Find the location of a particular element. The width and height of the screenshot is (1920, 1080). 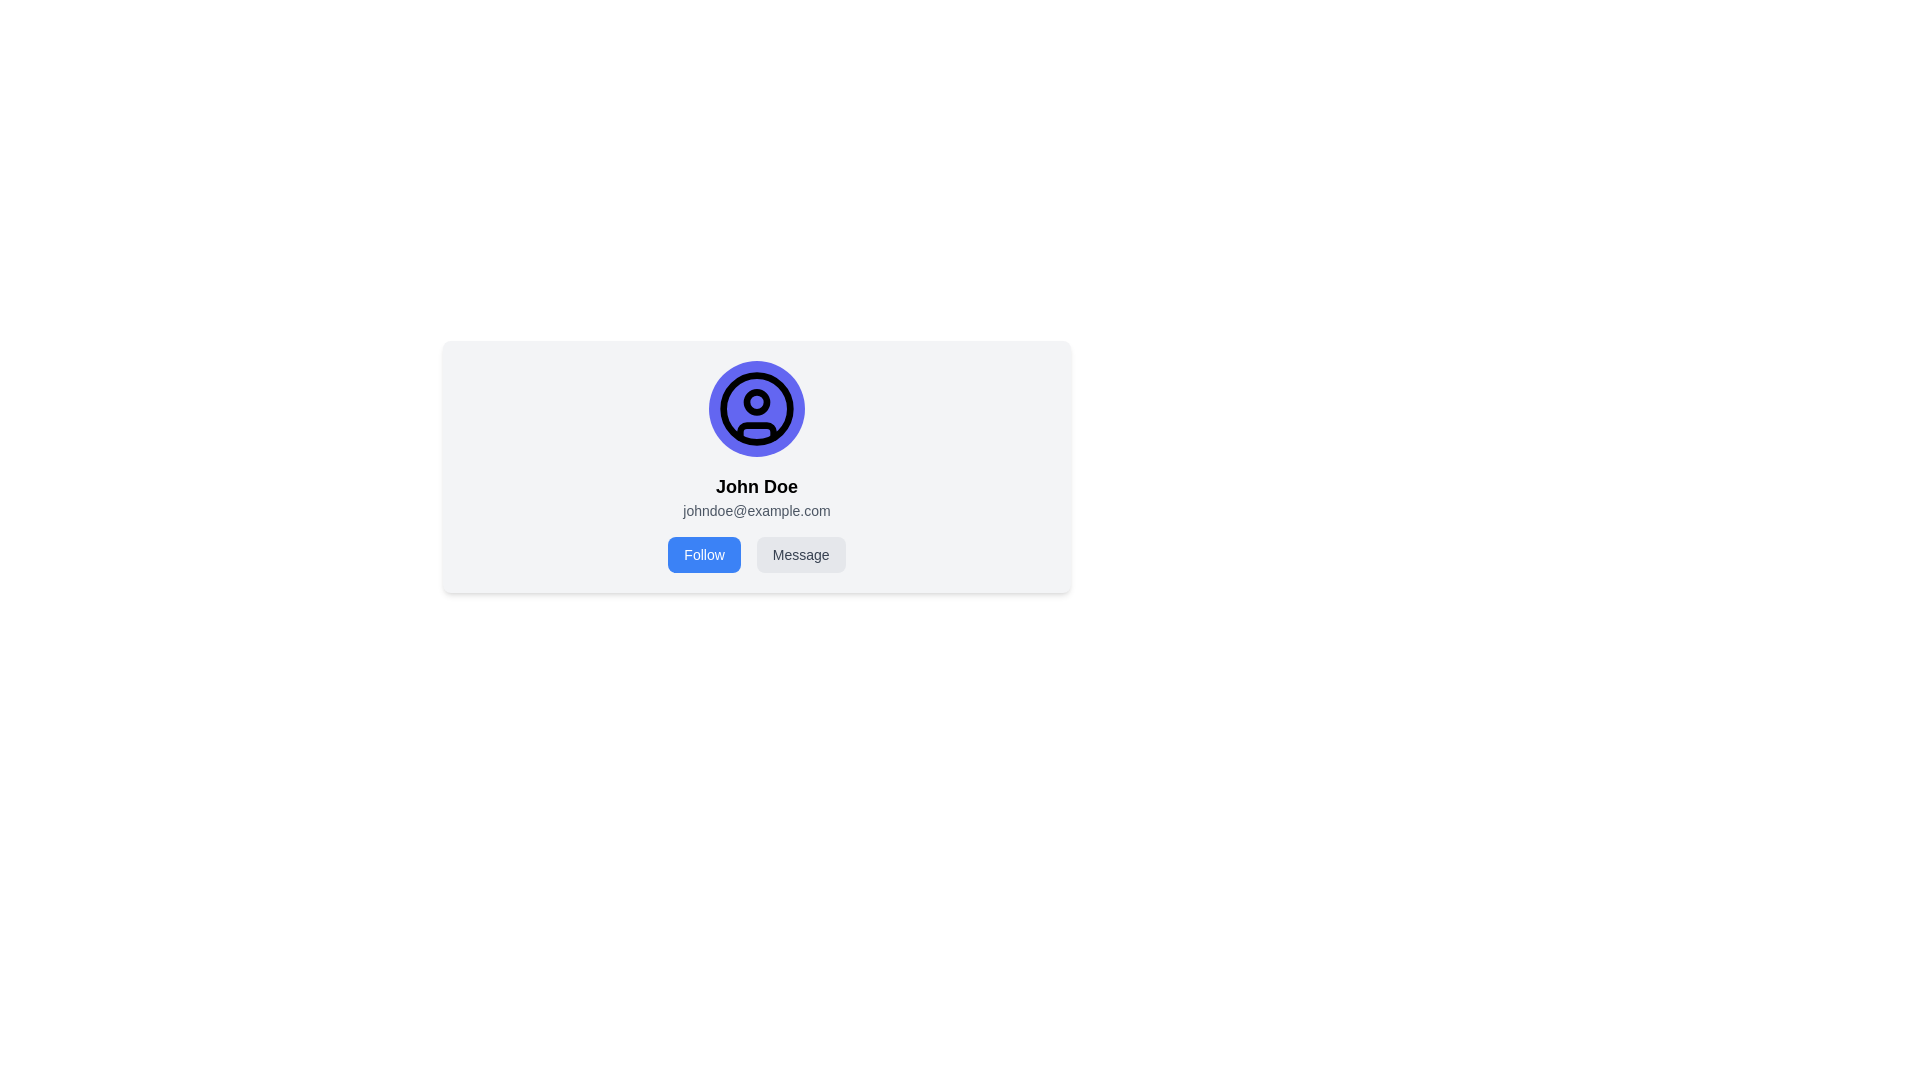

text label stating 'John Doe', which is styled in a bold and large font, located within a user profile card directly below the avatar icon is located at coordinates (756, 486).